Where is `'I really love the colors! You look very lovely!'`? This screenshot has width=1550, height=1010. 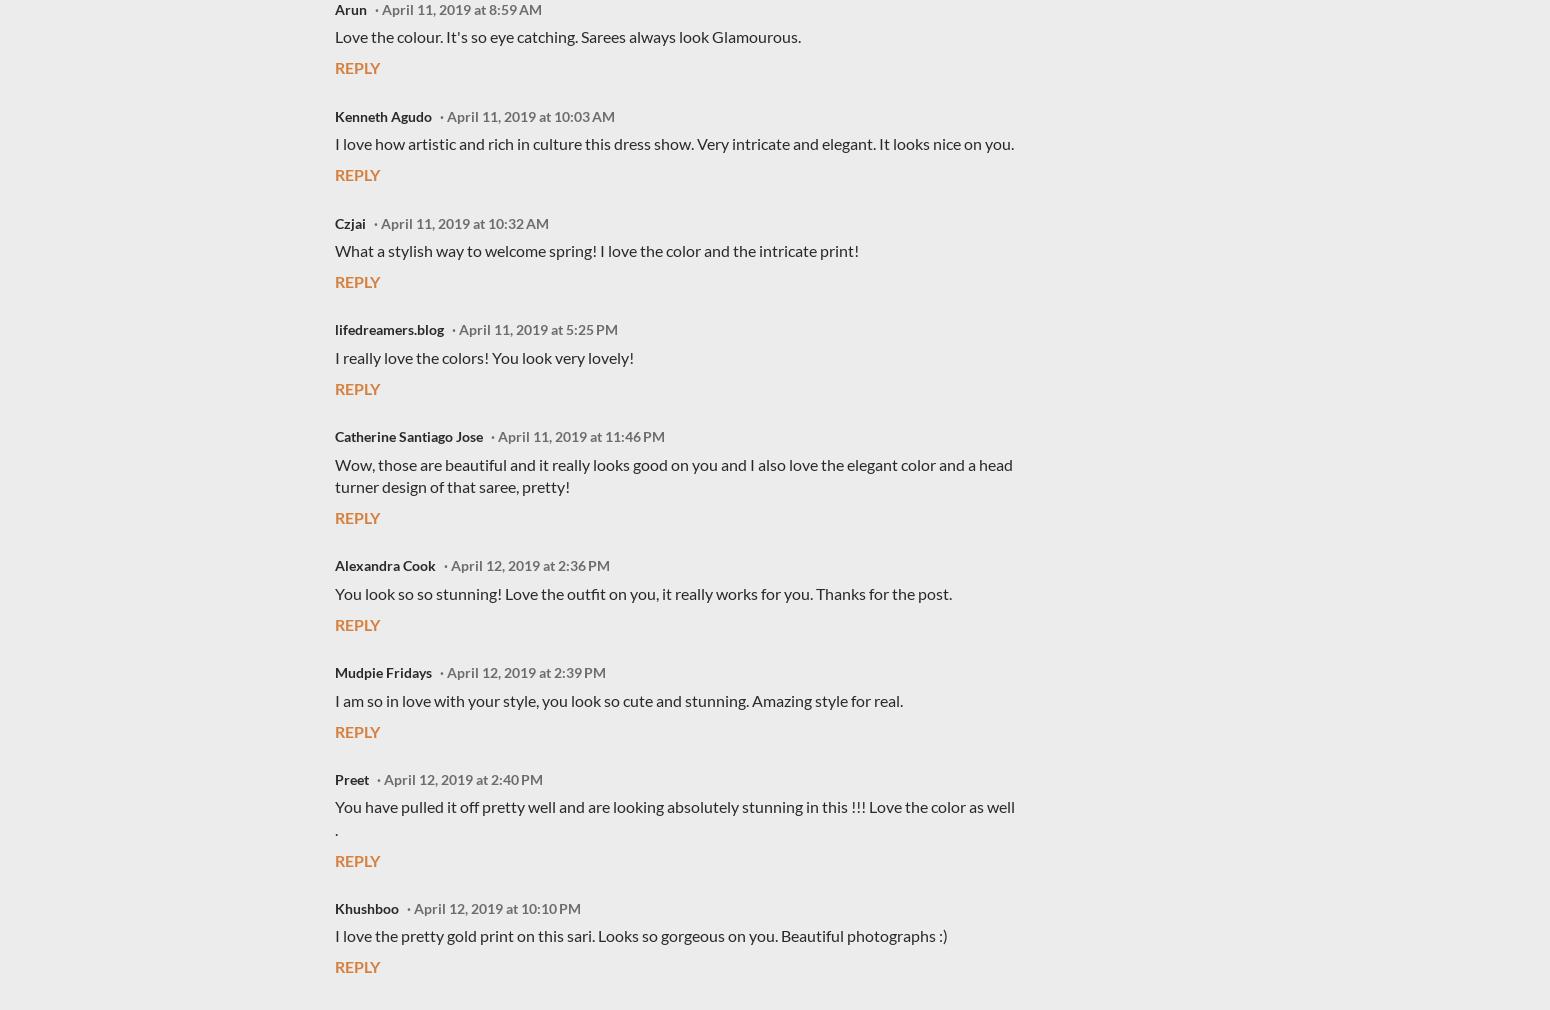 'I really love the colors! You look very lovely!' is located at coordinates (333, 356).